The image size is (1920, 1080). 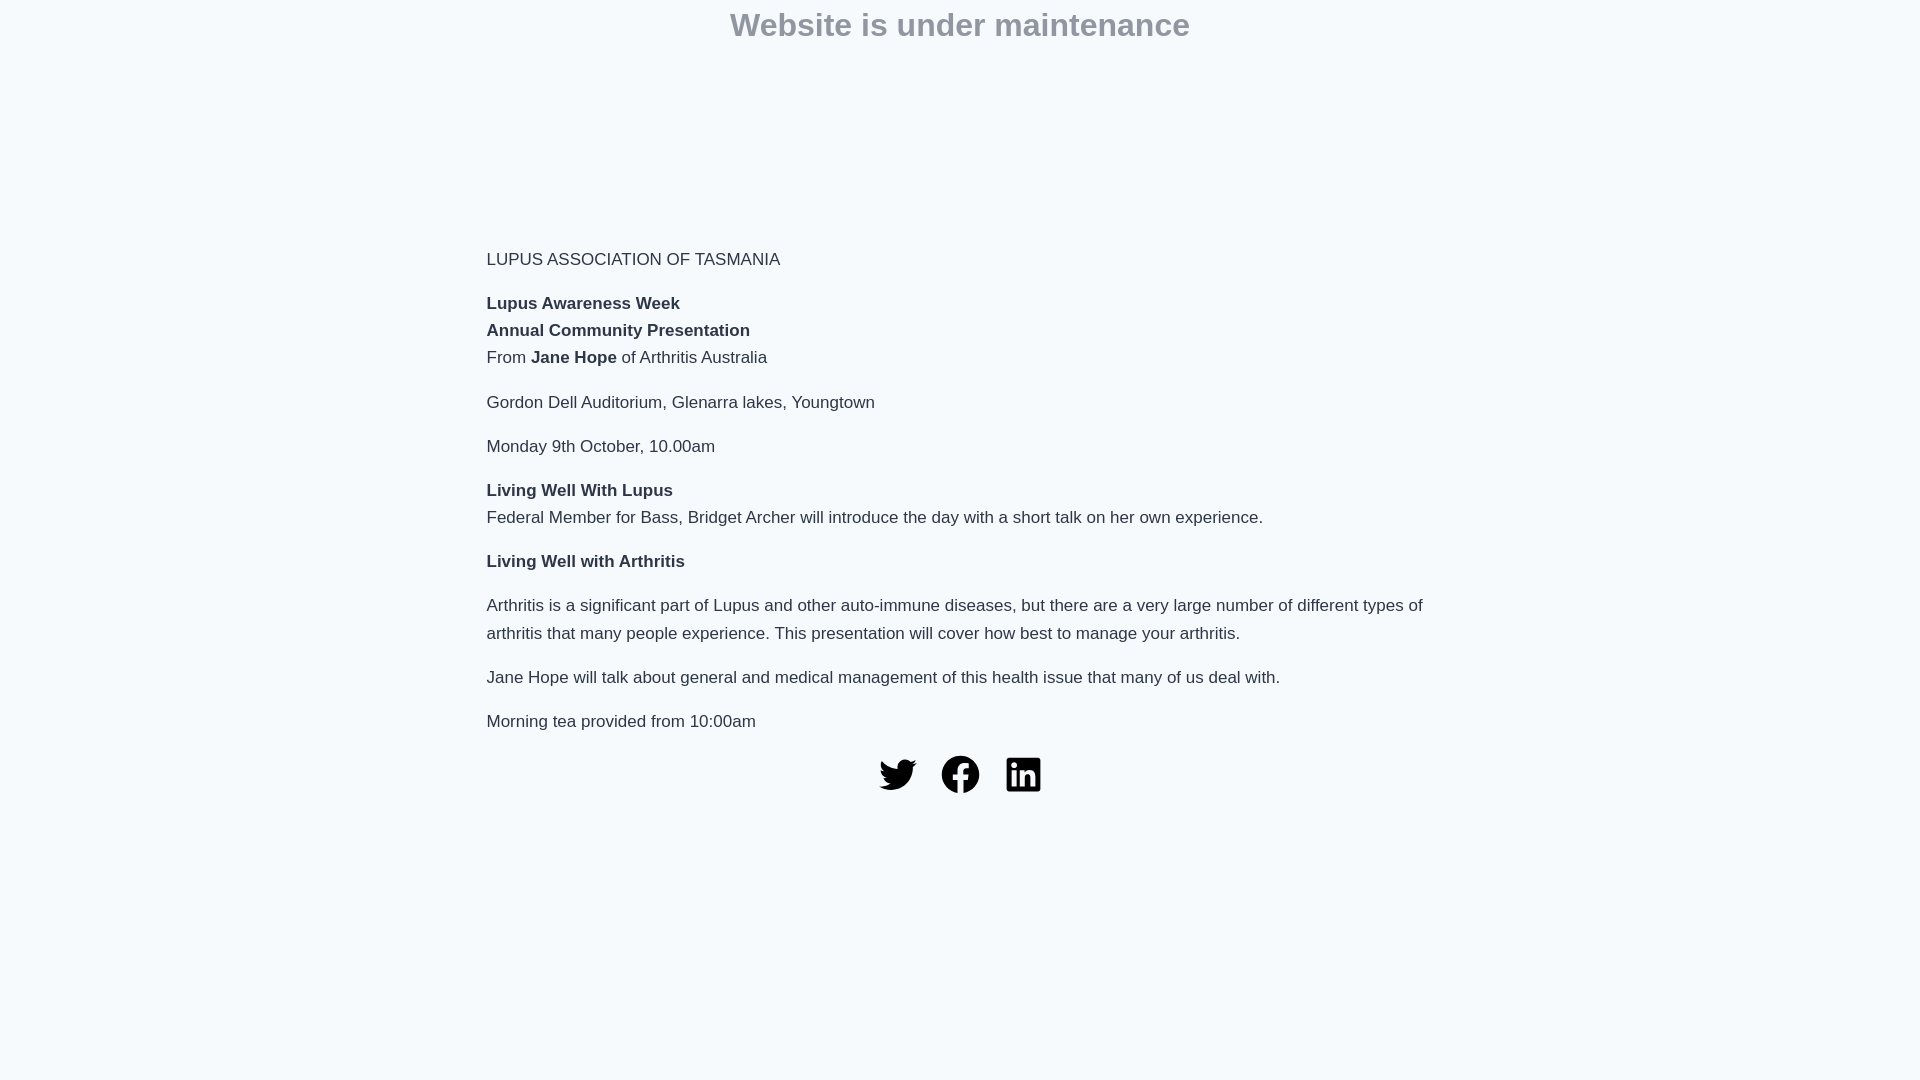 I want to click on 'Facebook', so click(x=960, y=773).